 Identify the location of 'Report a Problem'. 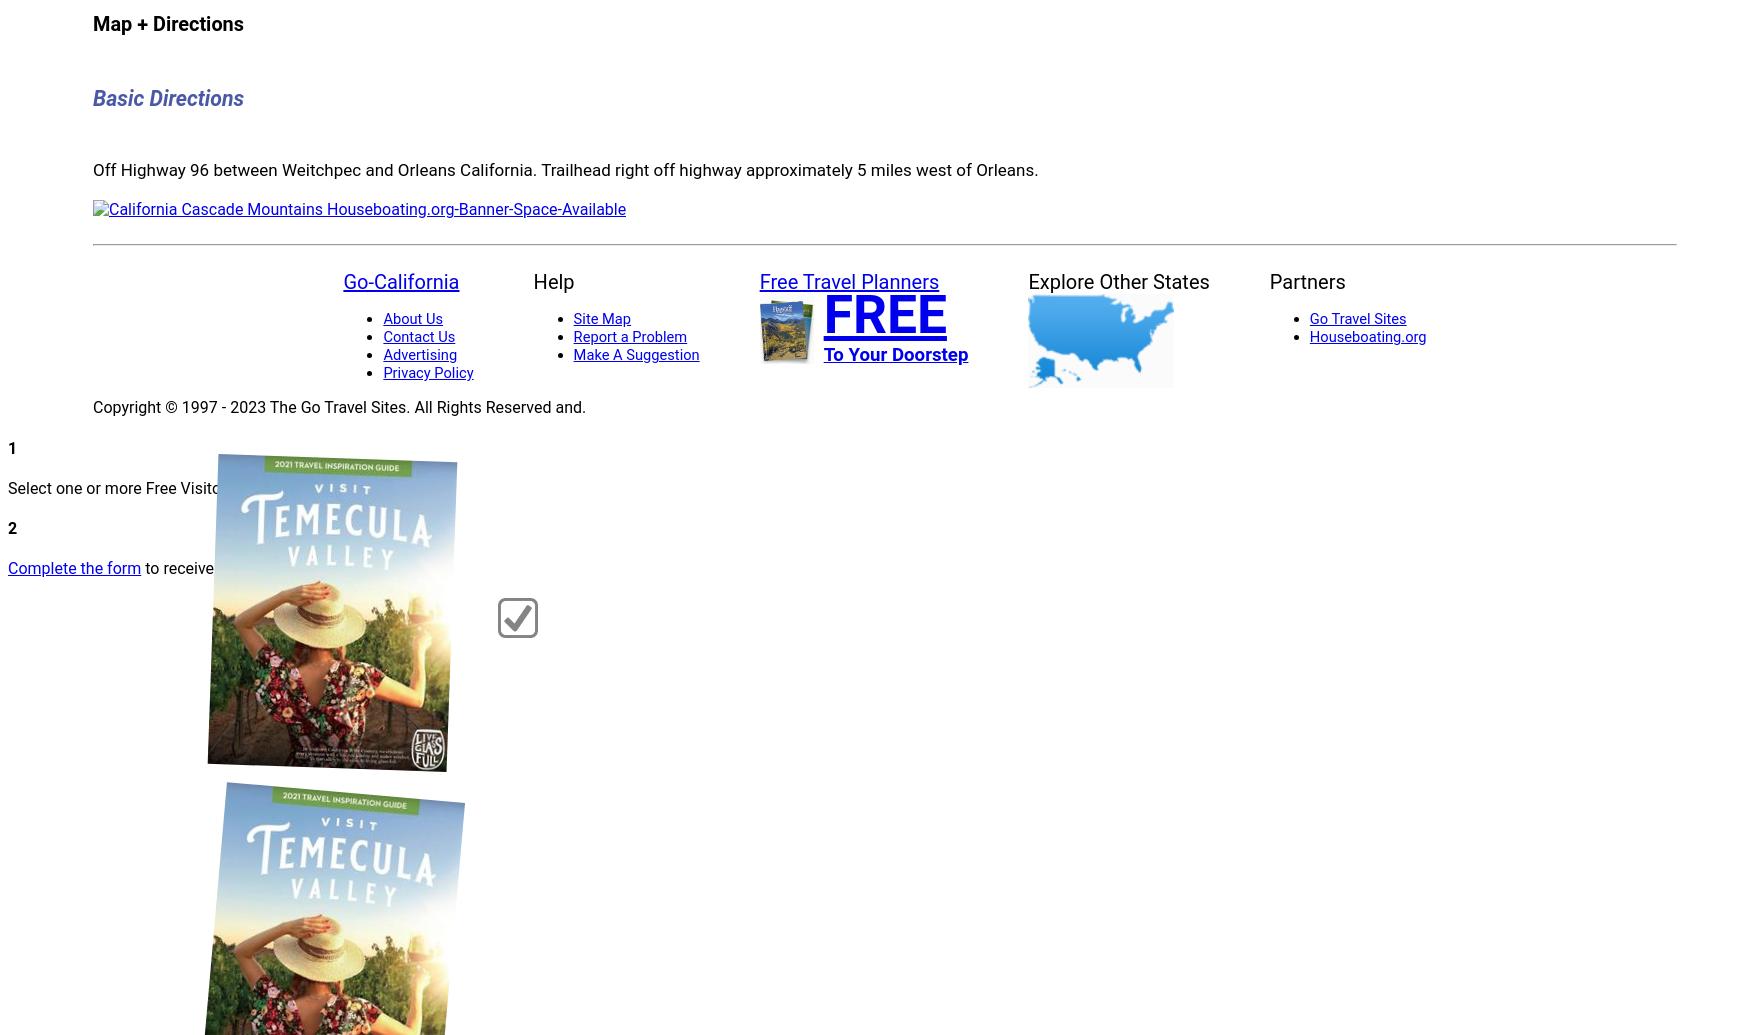
(573, 336).